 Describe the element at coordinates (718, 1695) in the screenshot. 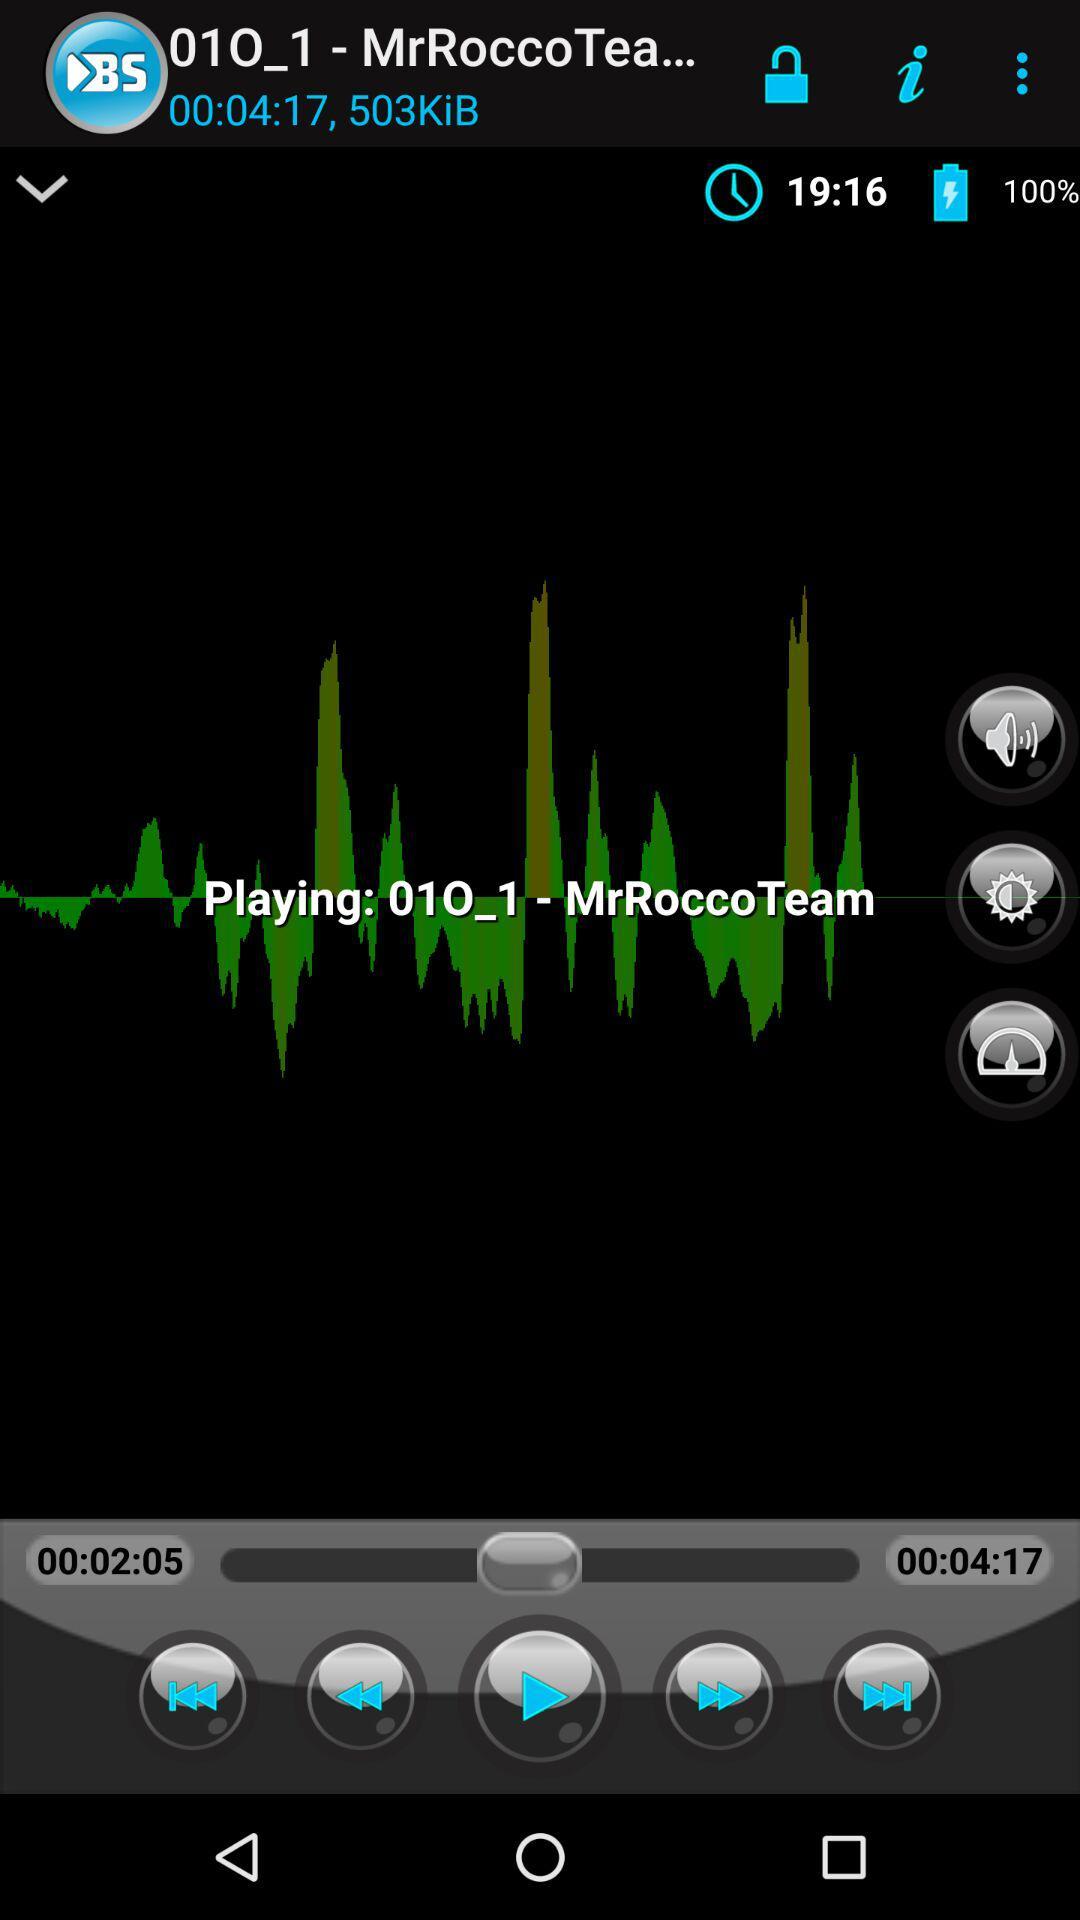

I see `foward fast` at that location.